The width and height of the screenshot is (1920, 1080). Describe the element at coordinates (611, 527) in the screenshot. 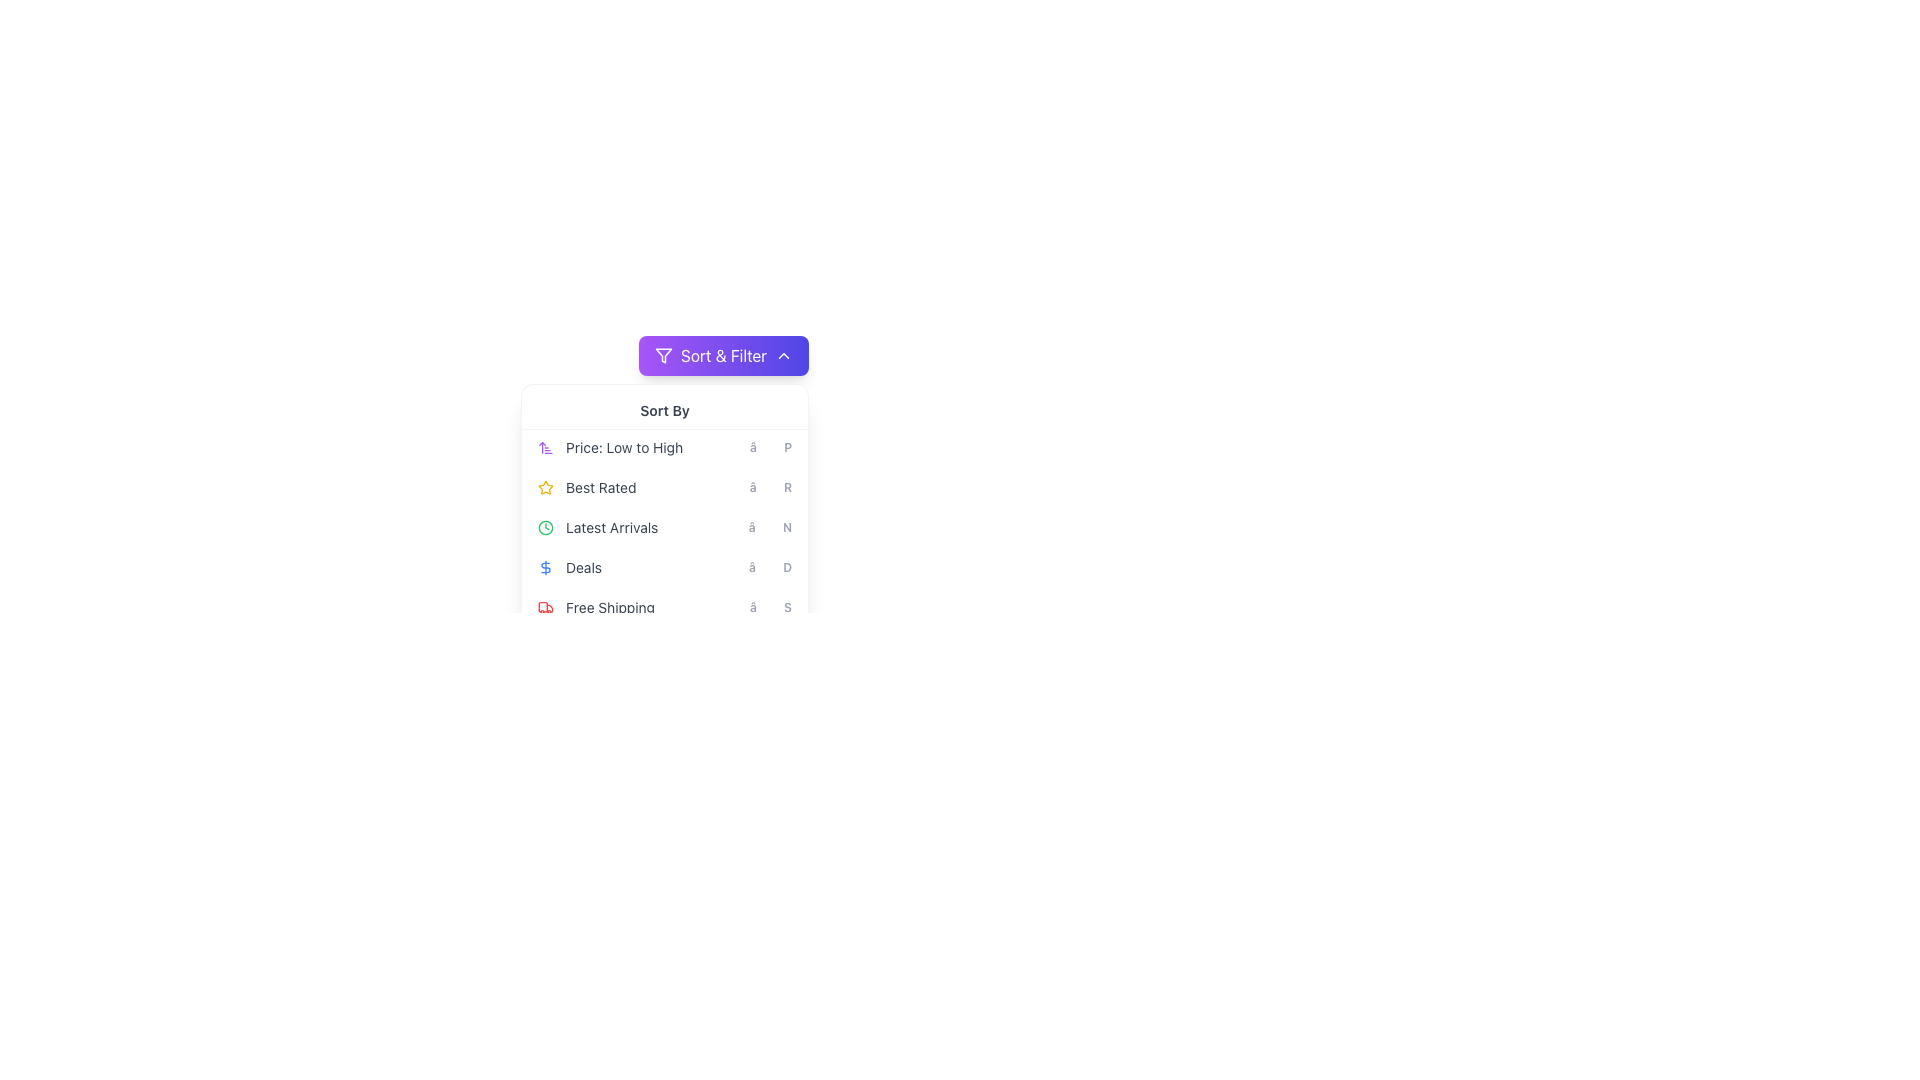

I see `the 'Latest Arrivals' text element in the dropdown menu labeled 'Sort By'` at that location.